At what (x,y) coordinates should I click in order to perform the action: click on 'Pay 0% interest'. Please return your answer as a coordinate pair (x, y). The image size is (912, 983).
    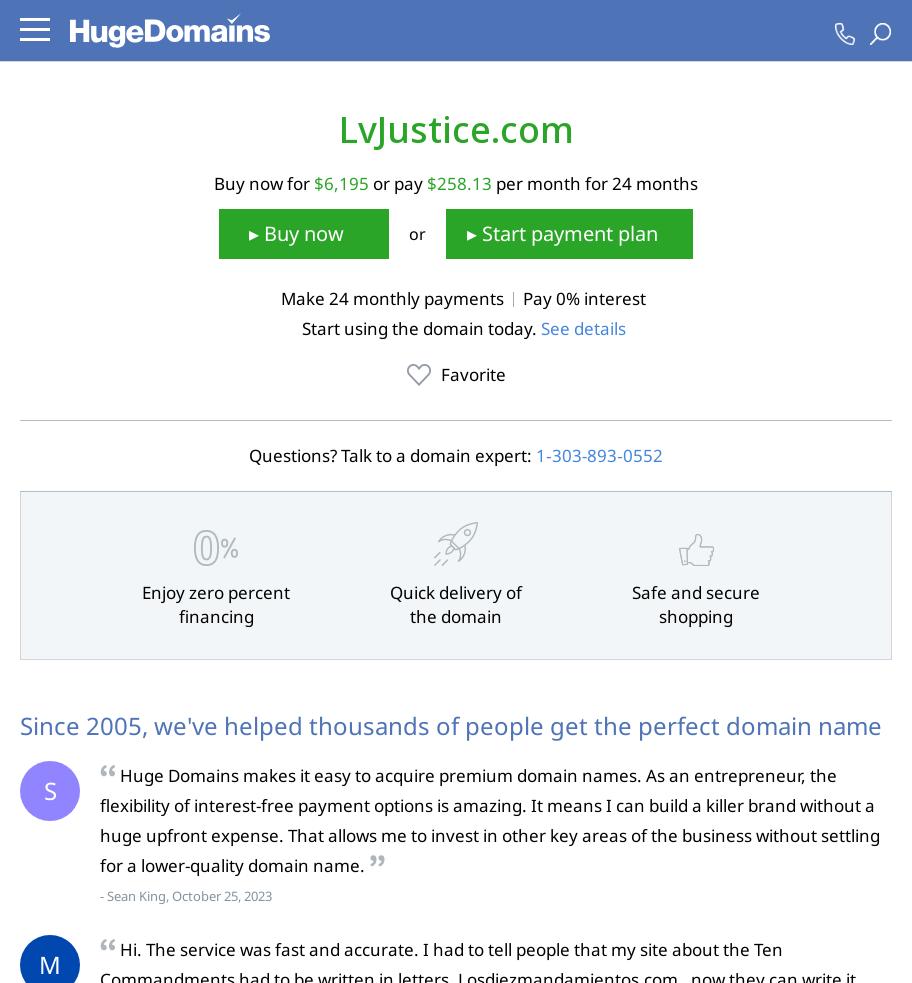
    Looking at the image, I should click on (583, 298).